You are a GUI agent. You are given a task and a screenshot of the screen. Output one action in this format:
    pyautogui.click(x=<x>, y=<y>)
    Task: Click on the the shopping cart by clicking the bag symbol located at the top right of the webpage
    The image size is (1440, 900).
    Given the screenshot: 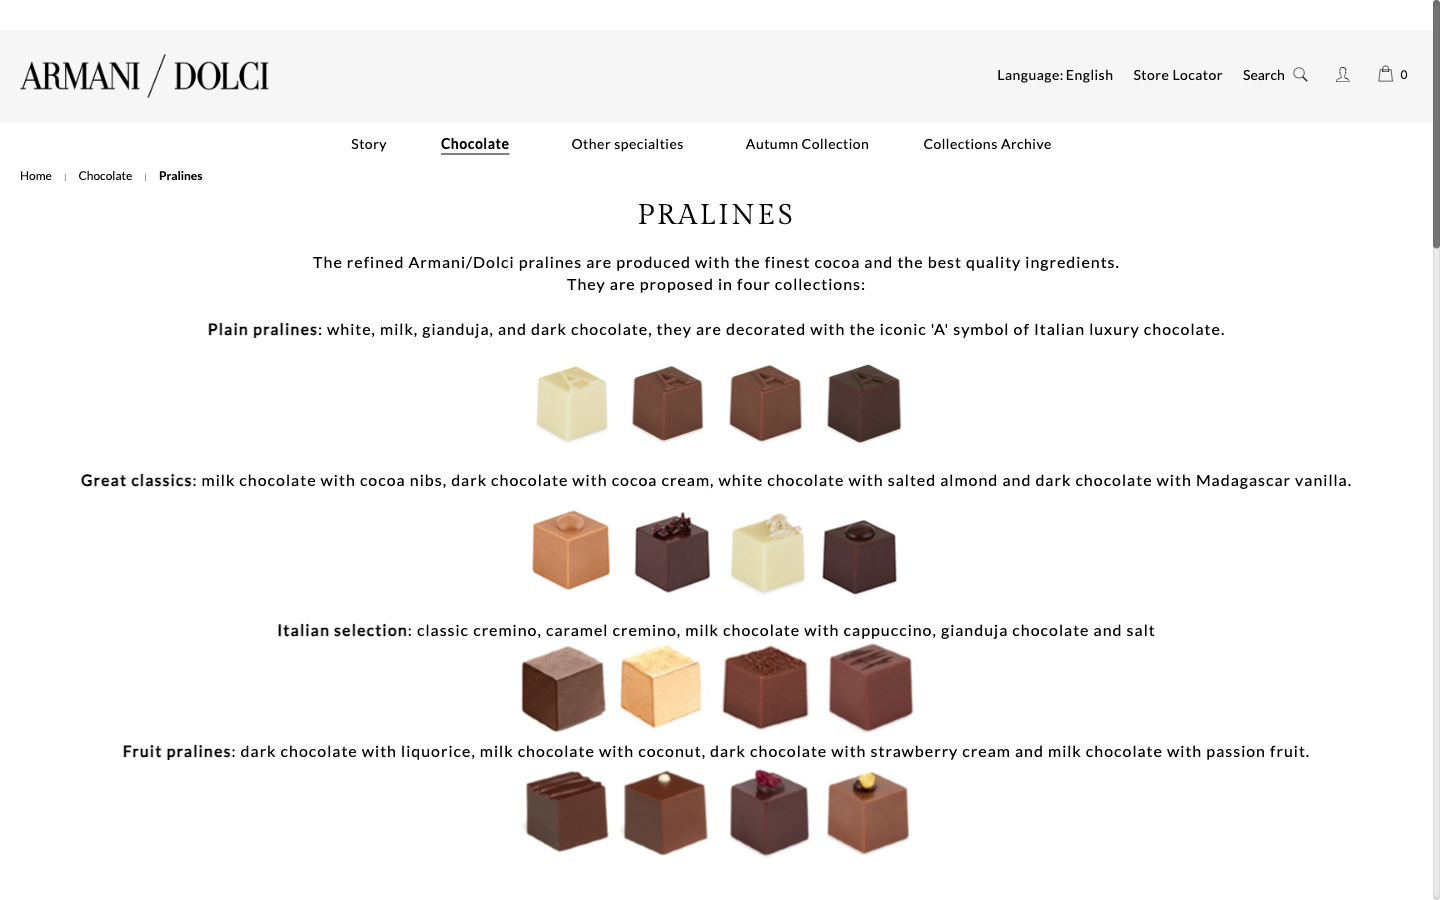 What is the action you would take?
    pyautogui.click(x=1385, y=72)
    